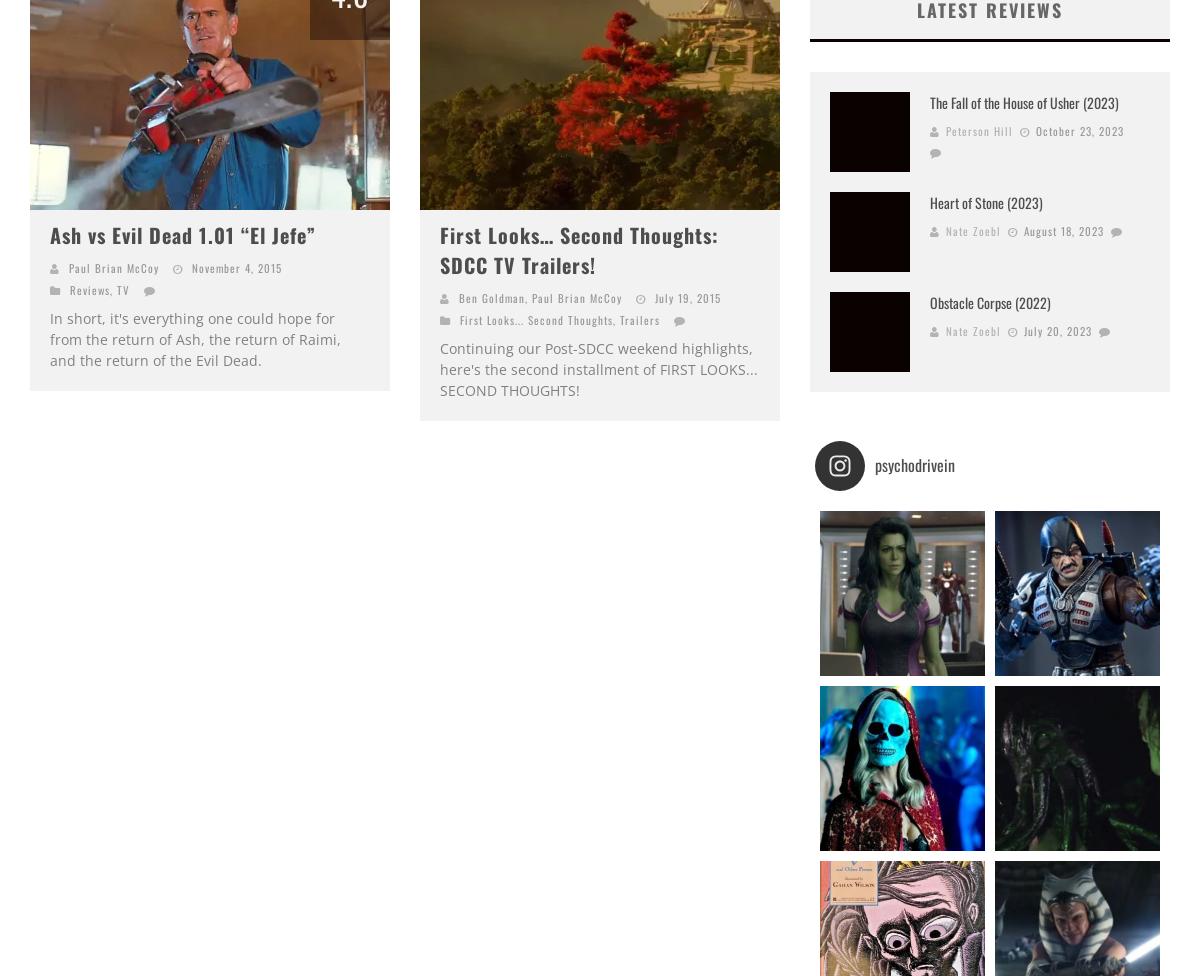  I want to click on 'Obstacle Corpse (2022)', so click(930, 301).